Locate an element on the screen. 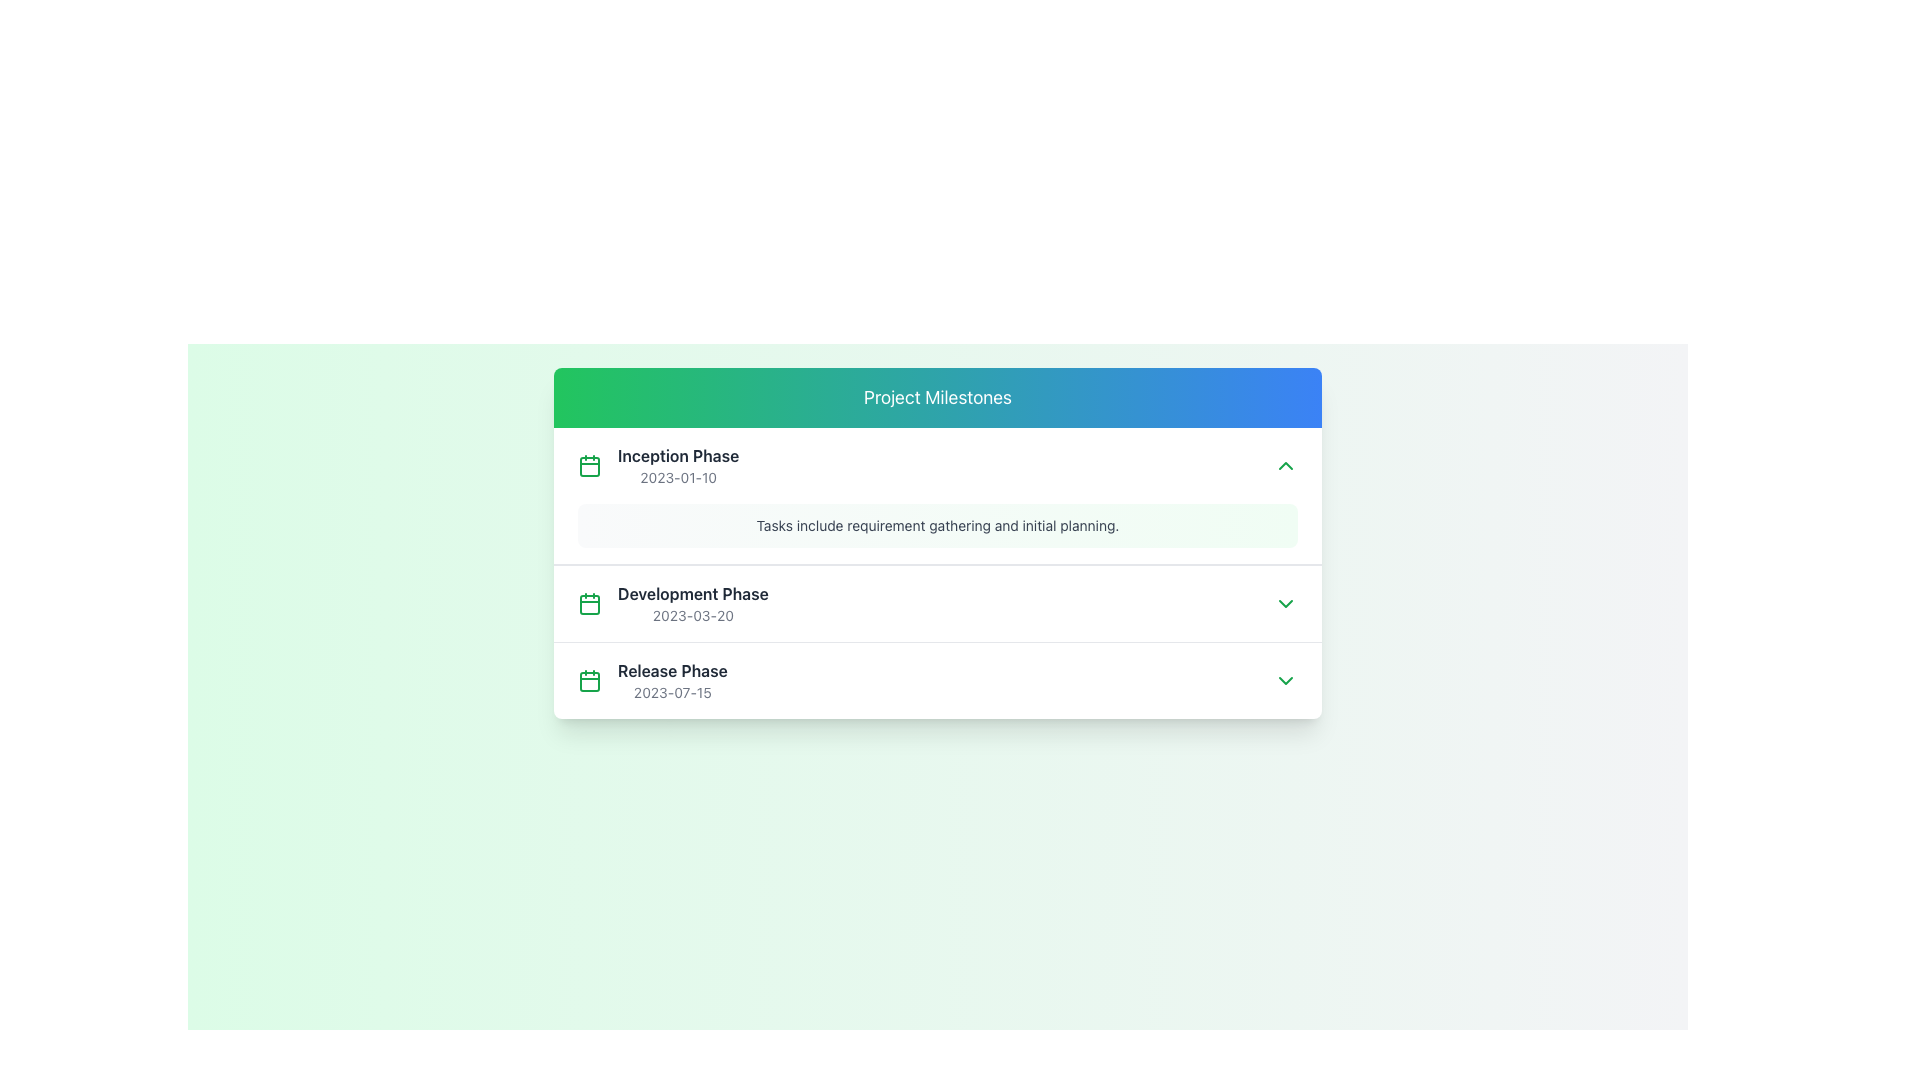 This screenshot has width=1920, height=1080. the text label displaying the date of the 'Release Phase' milestone located under the 'Project Milestones' panel is located at coordinates (672, 692).